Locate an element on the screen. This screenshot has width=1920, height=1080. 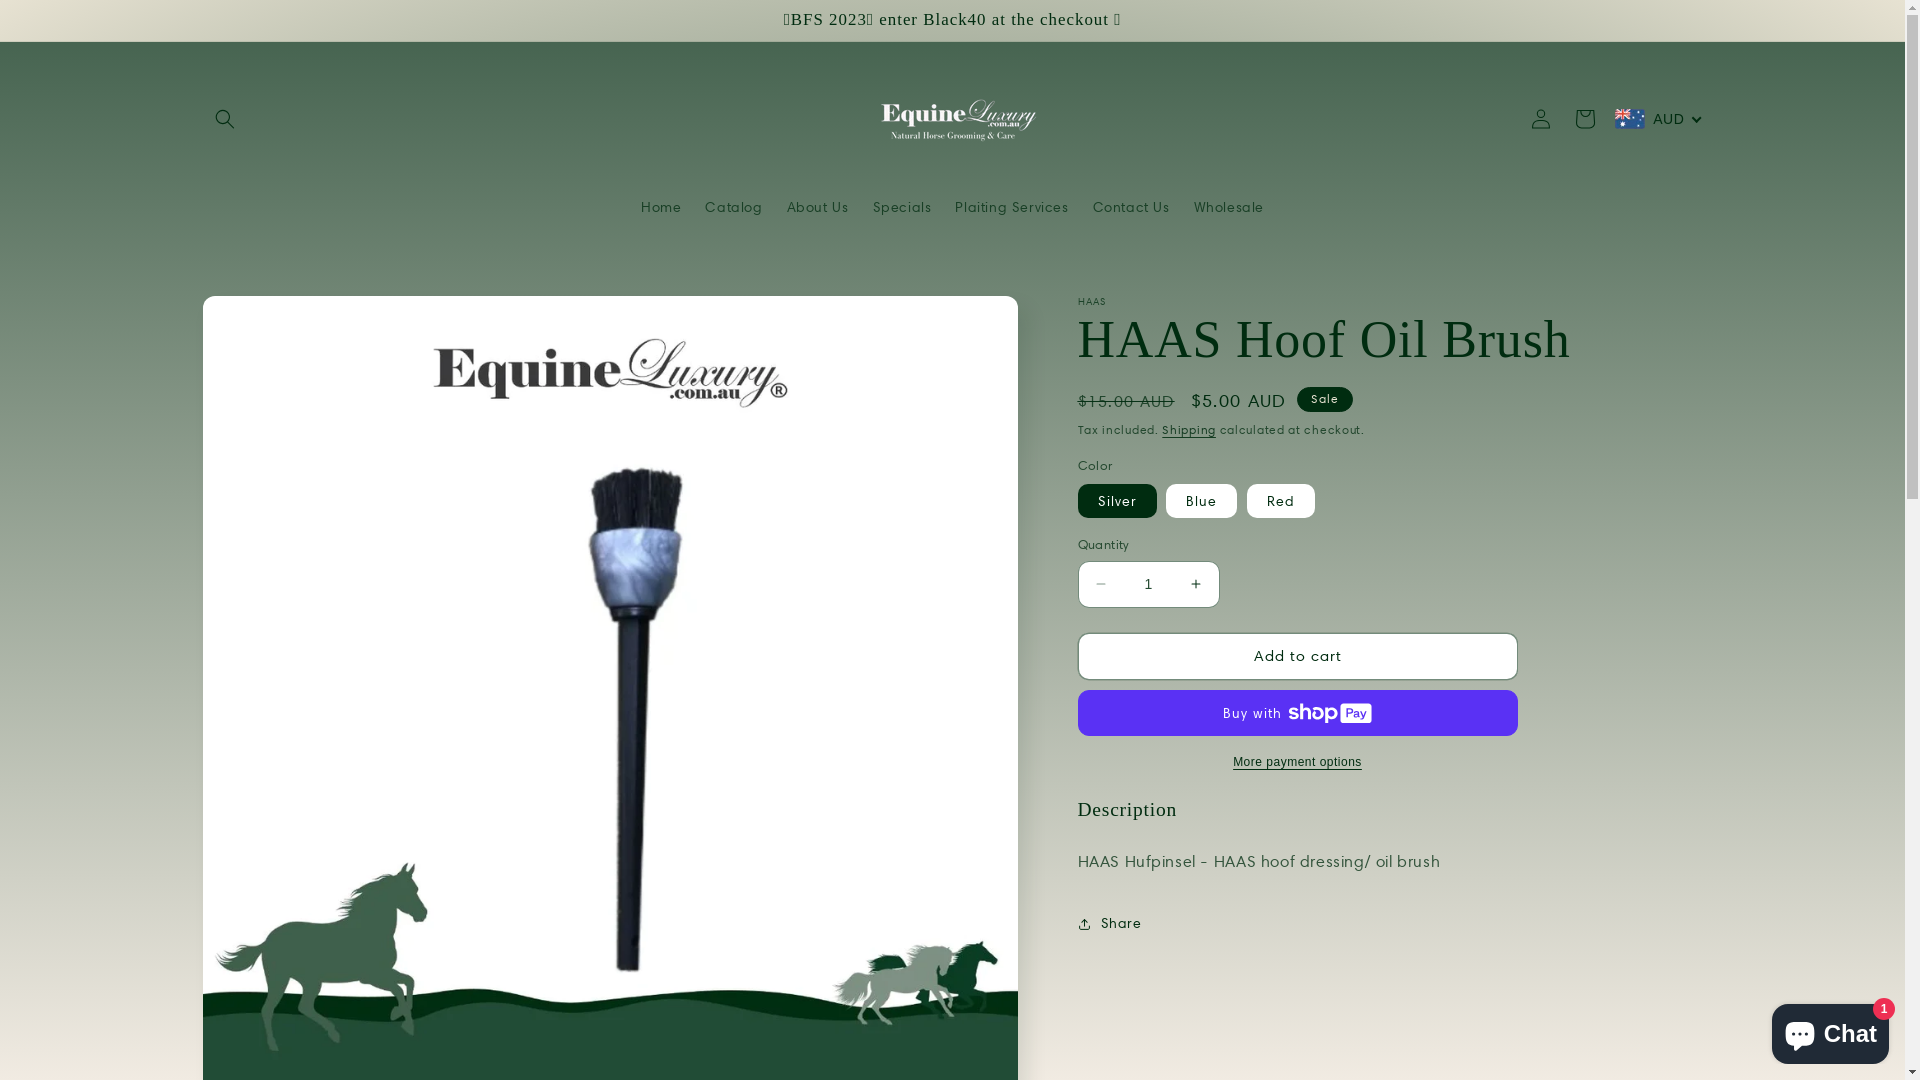
'Contact Us' is located at coordinates (1131, 207).